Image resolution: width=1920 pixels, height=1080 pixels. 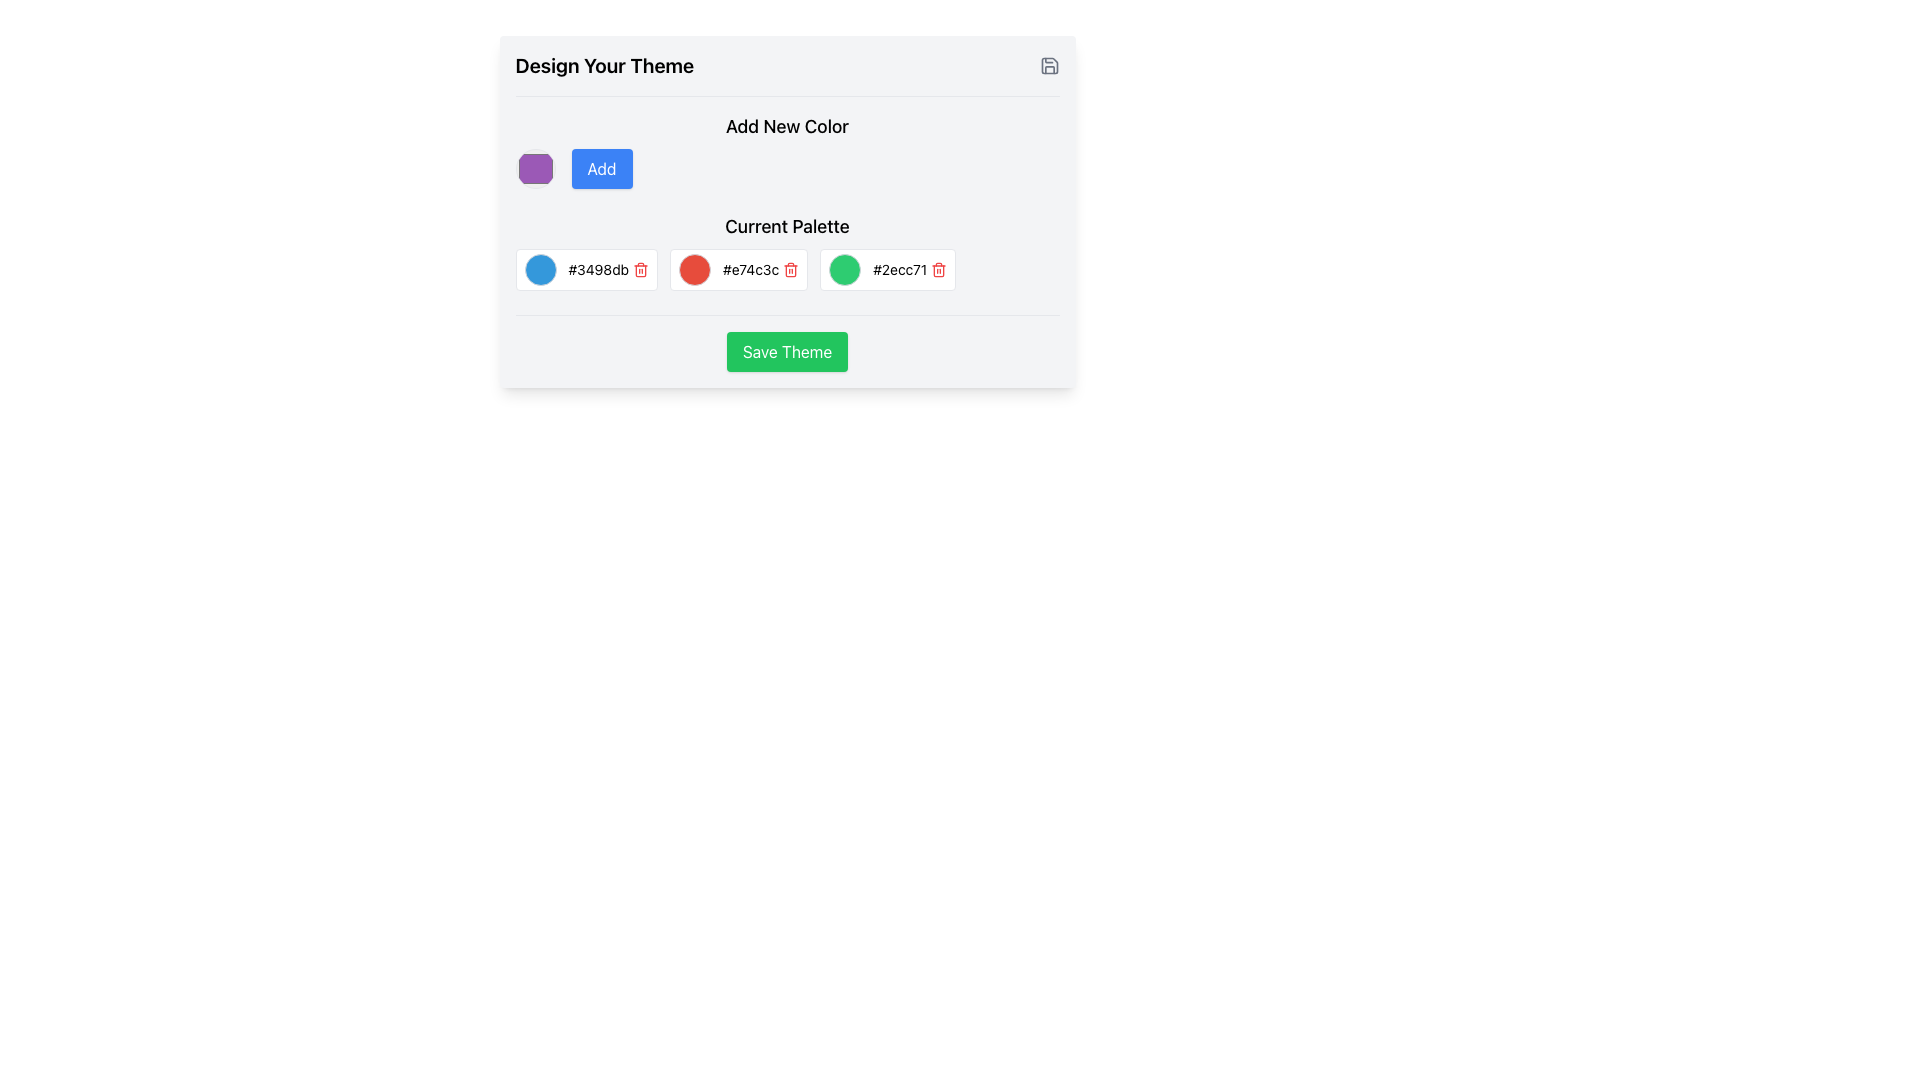 I want to click on the button that removes the color '#3498db' from the palette, located as the rightmost item in a horizontal group containing a circular blue color representation and its associated color code text, so click(x=641, y=270).